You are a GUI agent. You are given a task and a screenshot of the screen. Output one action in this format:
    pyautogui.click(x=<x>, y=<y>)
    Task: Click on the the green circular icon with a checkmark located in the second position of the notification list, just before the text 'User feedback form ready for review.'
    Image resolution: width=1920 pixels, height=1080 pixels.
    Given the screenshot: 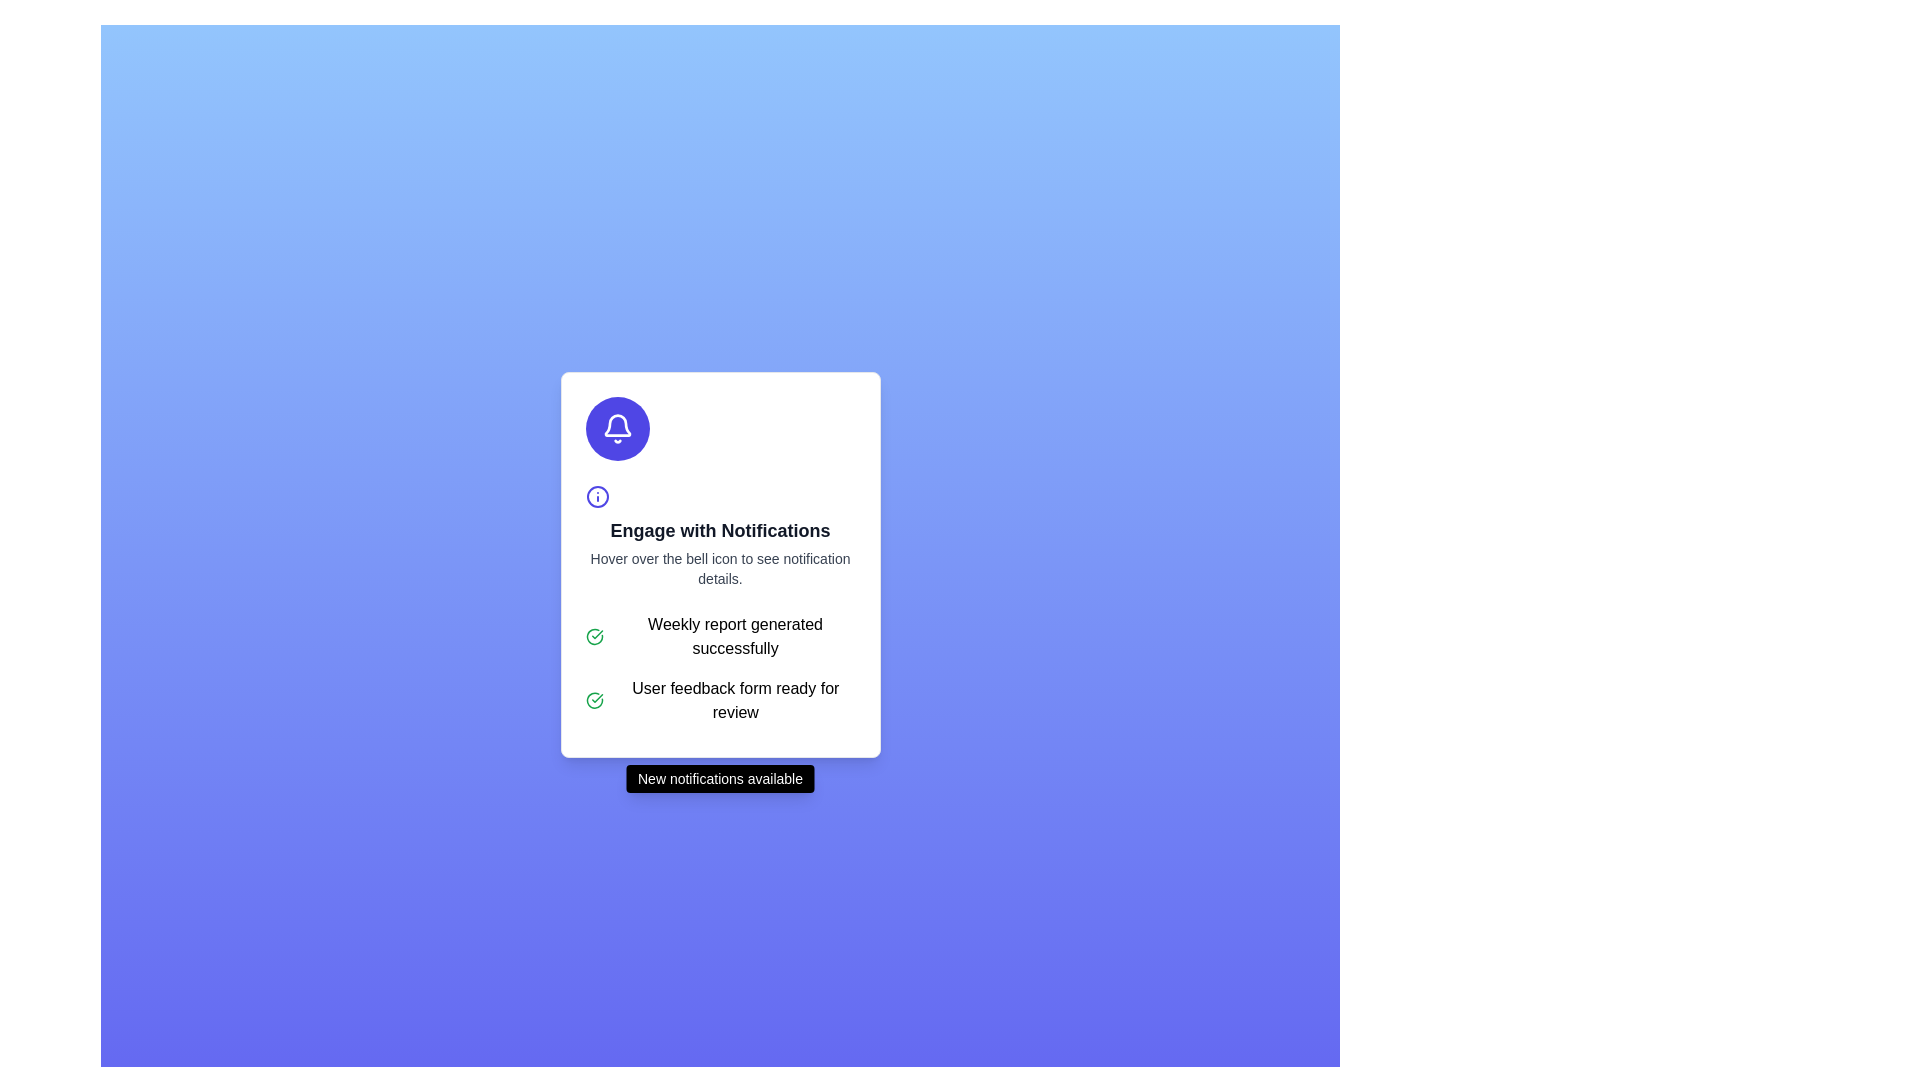 What is the action you would take?
    pyautogui.click(x=593, y=700)
    